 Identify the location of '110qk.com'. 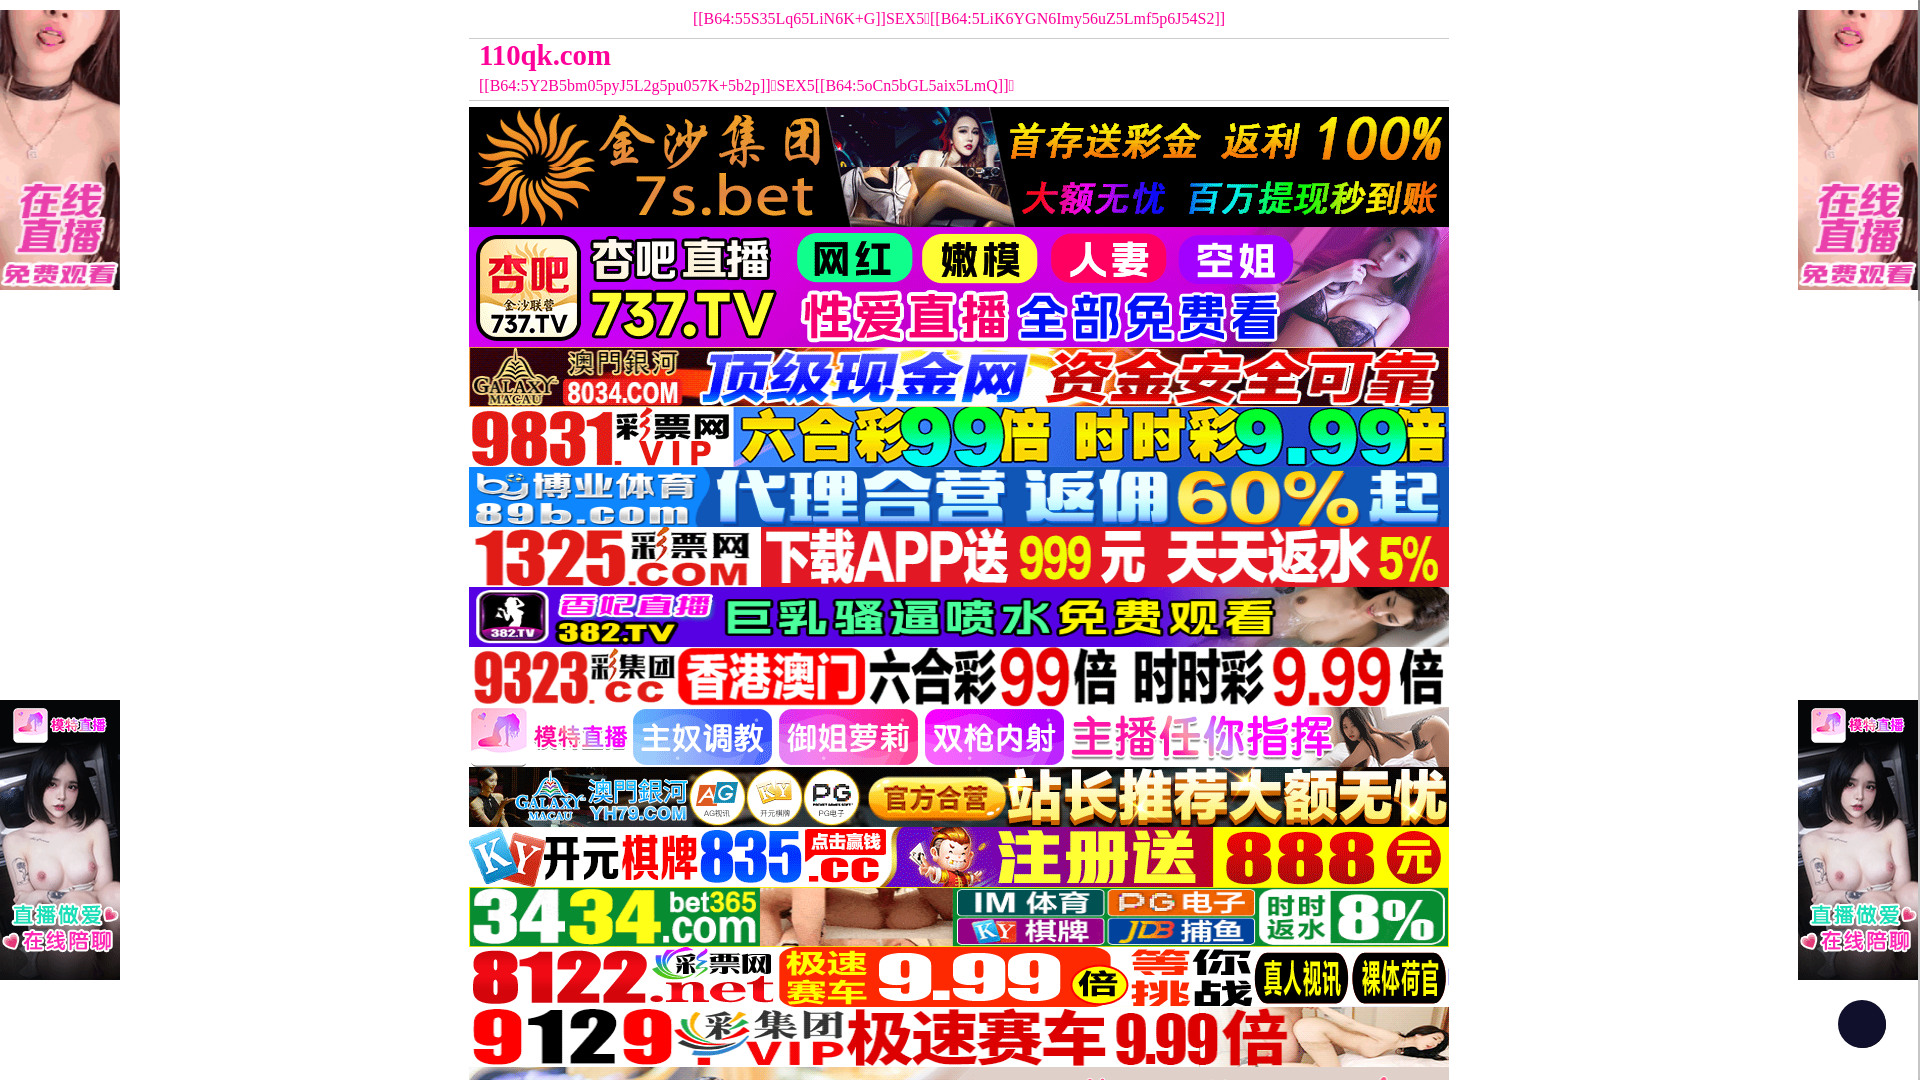
(836, 54).